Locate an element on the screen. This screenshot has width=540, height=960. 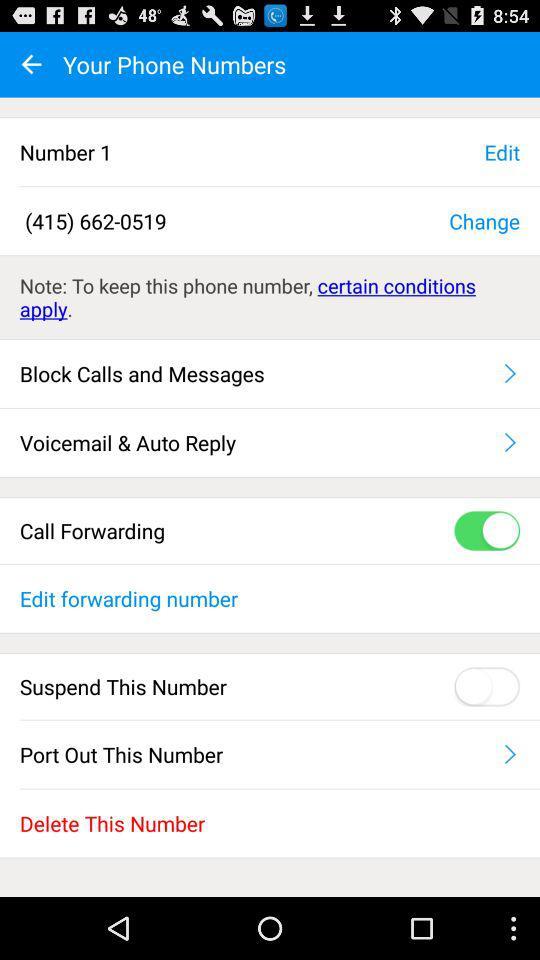
the app to the right of  (415) 662-0519 is located at coordinates (483, 220).